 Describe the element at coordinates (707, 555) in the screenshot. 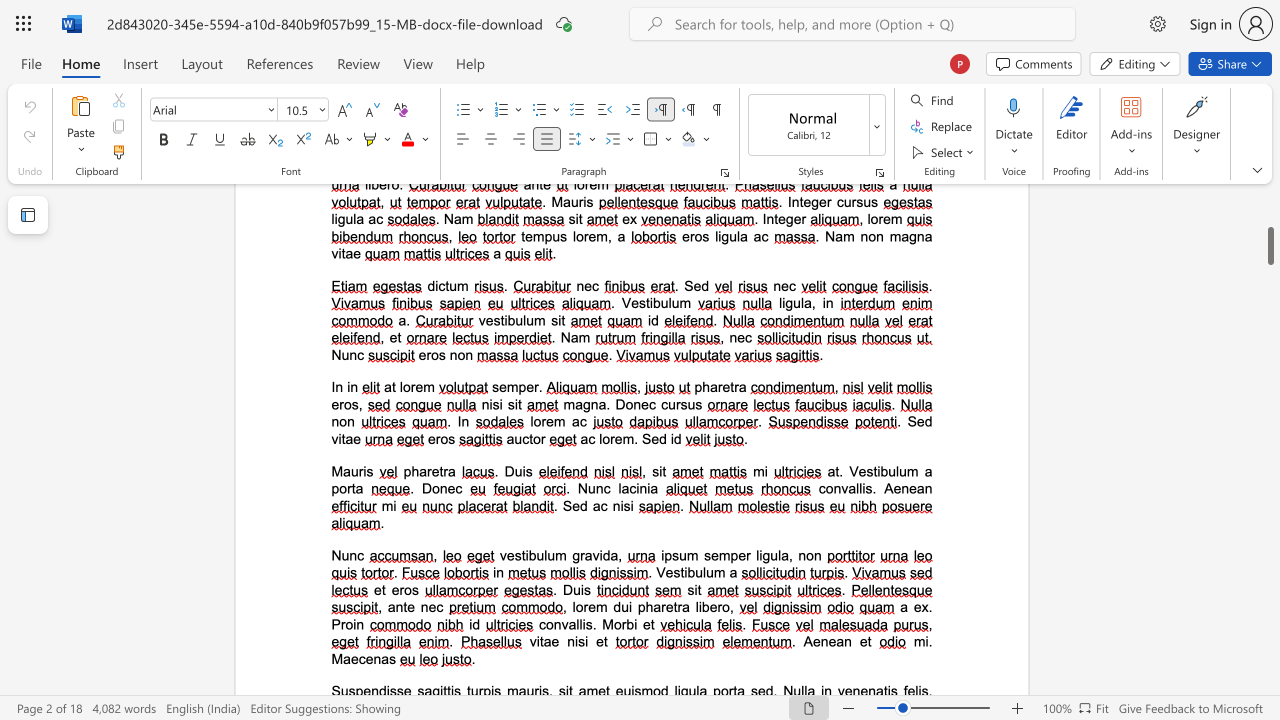

I see `the 2th character "s" in the text` at that location.